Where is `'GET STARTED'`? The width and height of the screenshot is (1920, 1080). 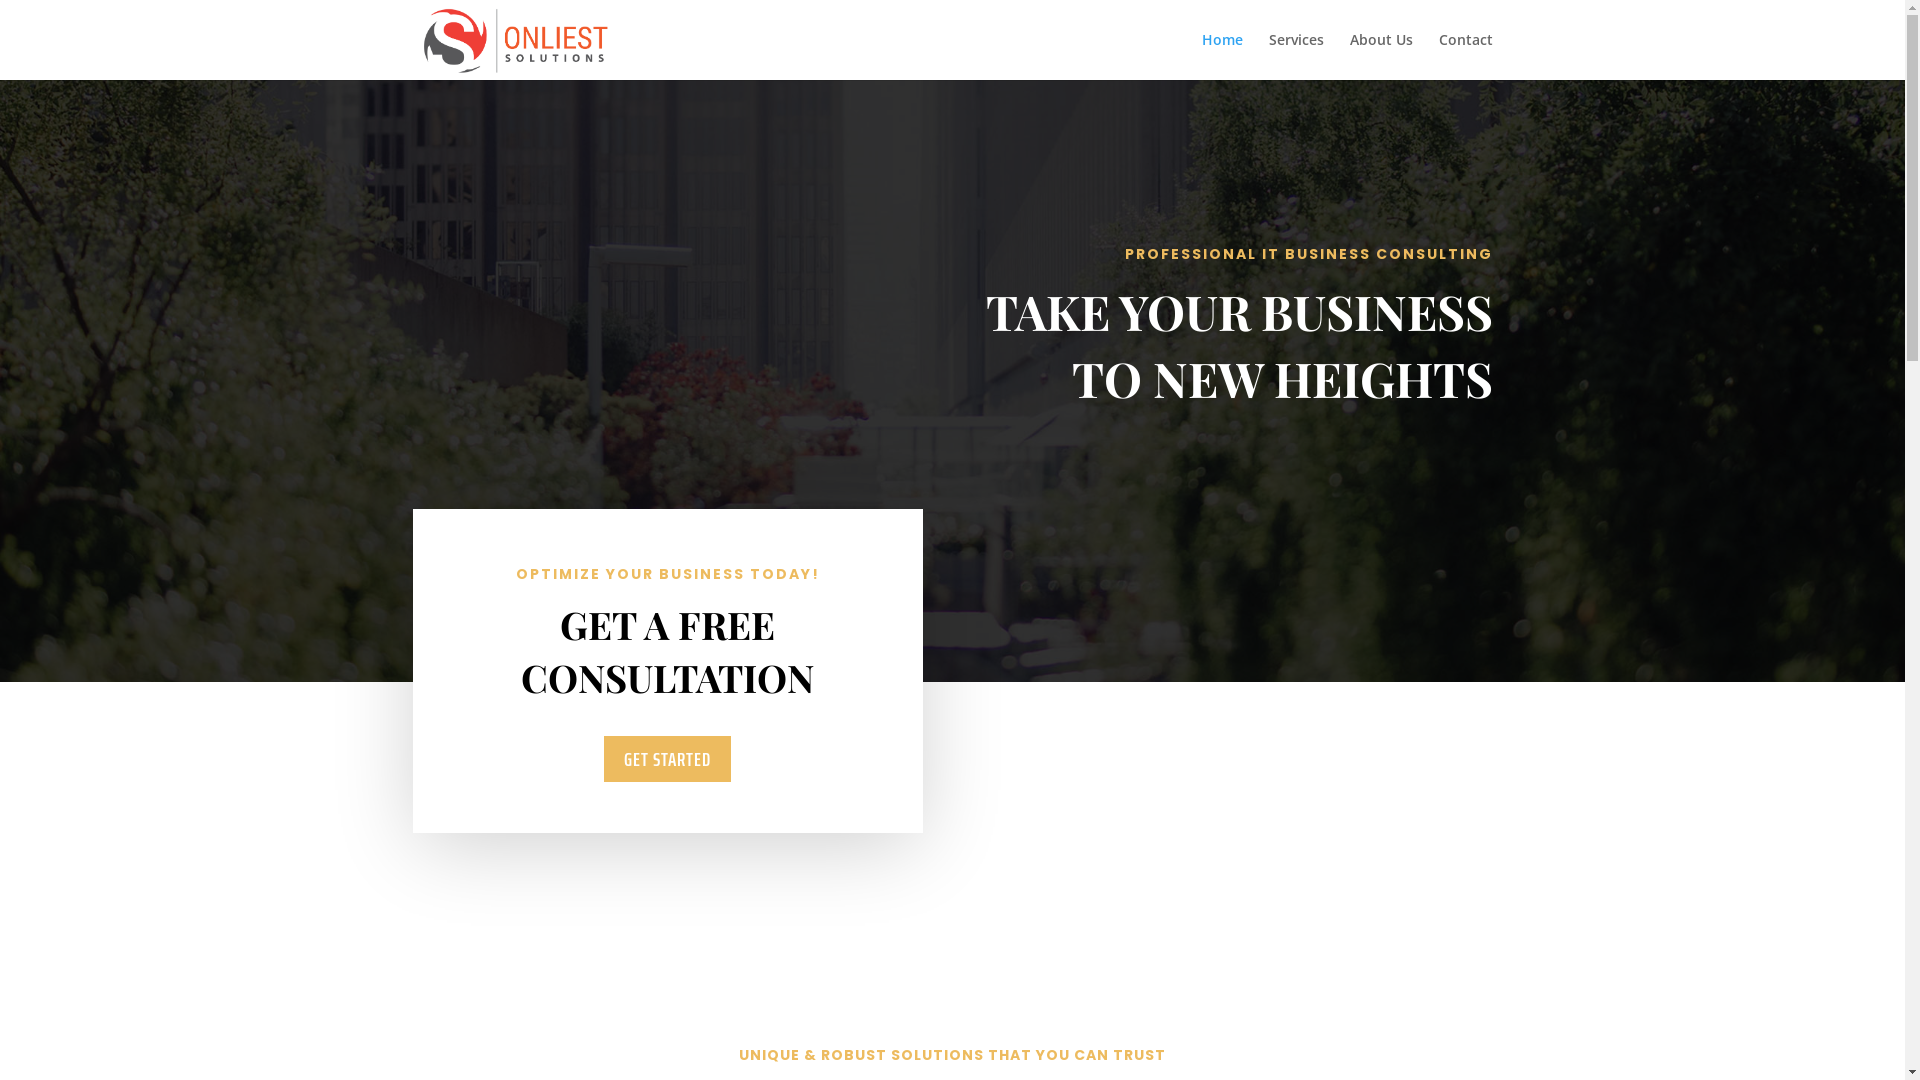
'GET STARTED' is located at coordinates (667, 759).